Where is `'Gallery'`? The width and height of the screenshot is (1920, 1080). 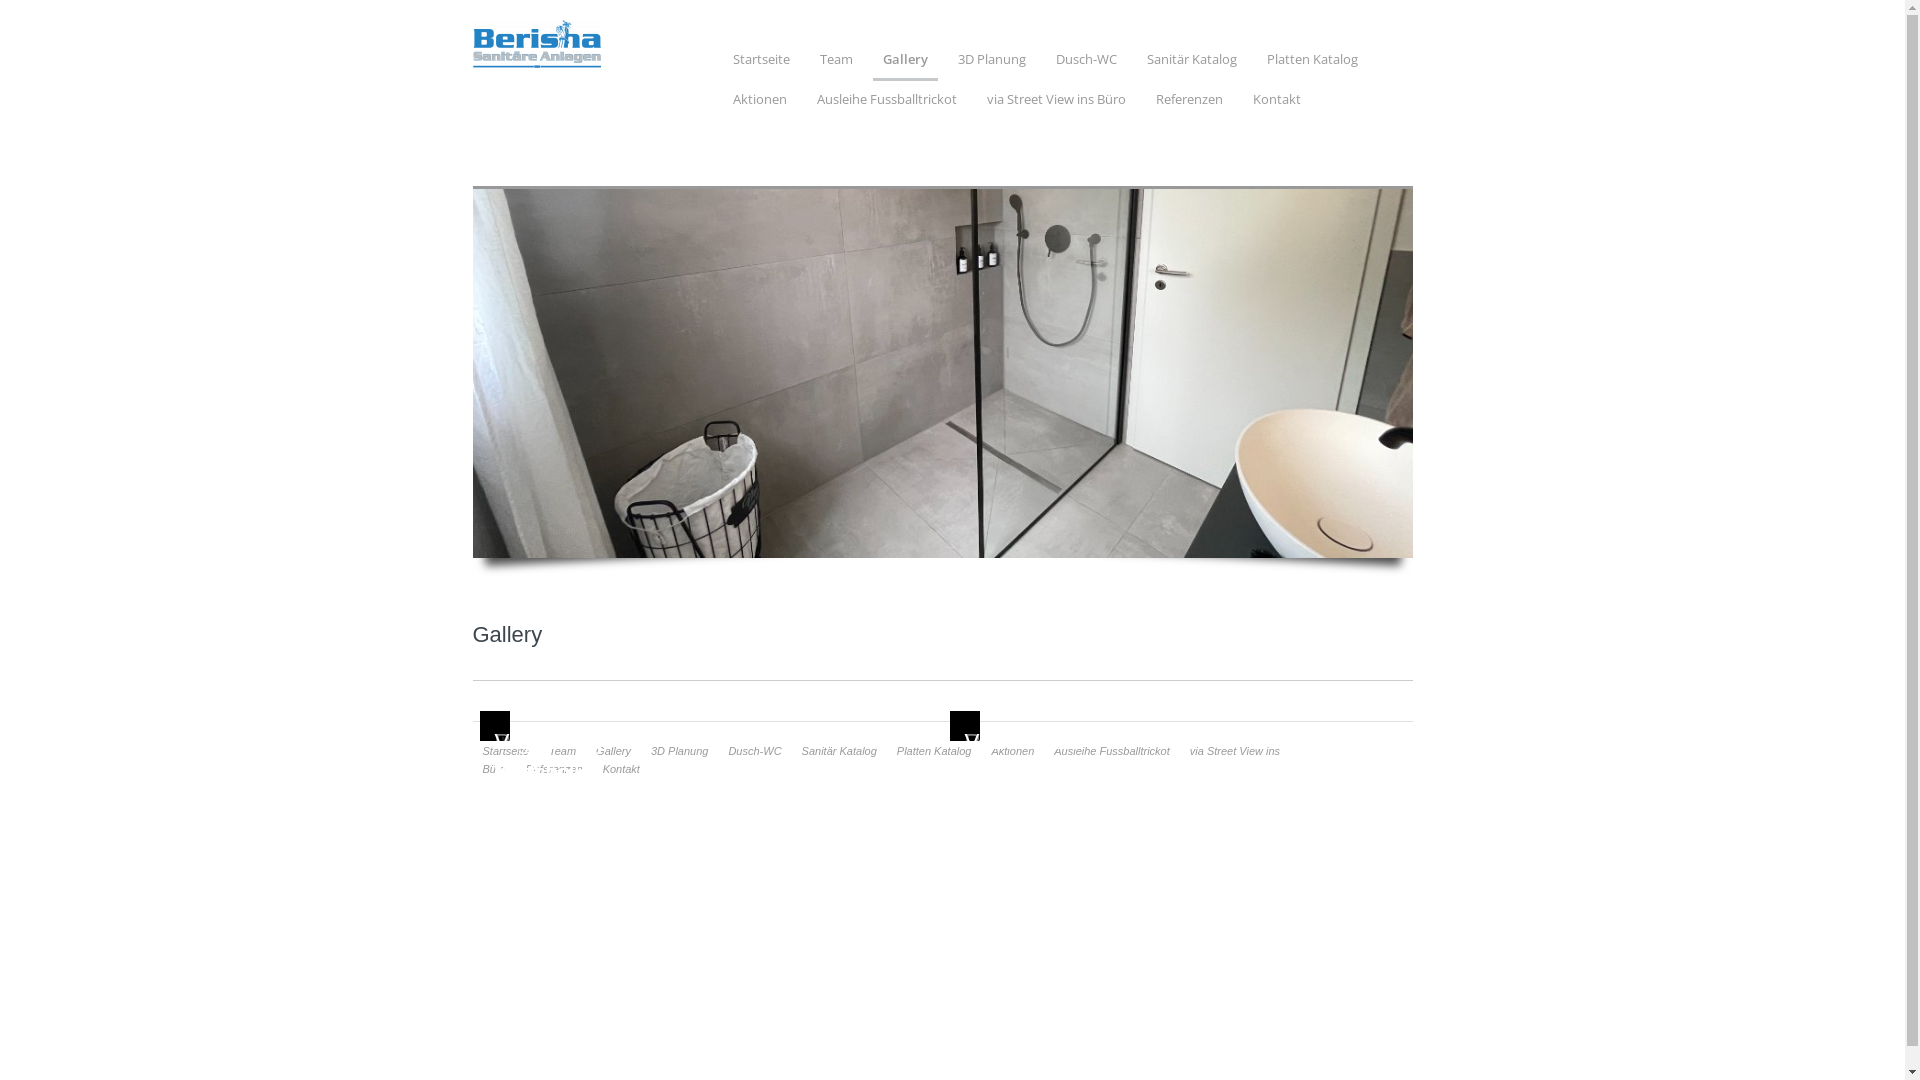
'Gallery' is located at coordinates (612, 751).